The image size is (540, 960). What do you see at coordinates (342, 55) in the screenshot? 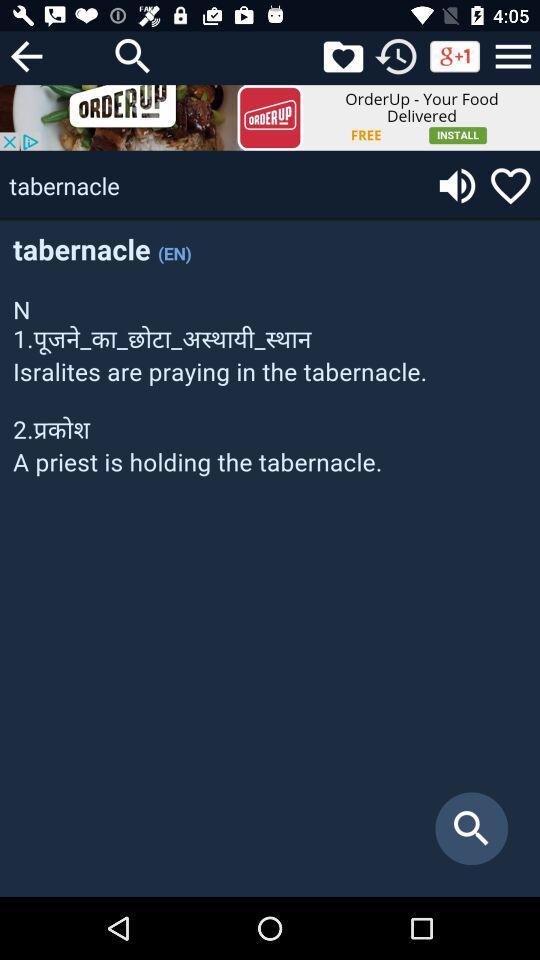
I see `the favorite icon` at bounding box center [342, 55].